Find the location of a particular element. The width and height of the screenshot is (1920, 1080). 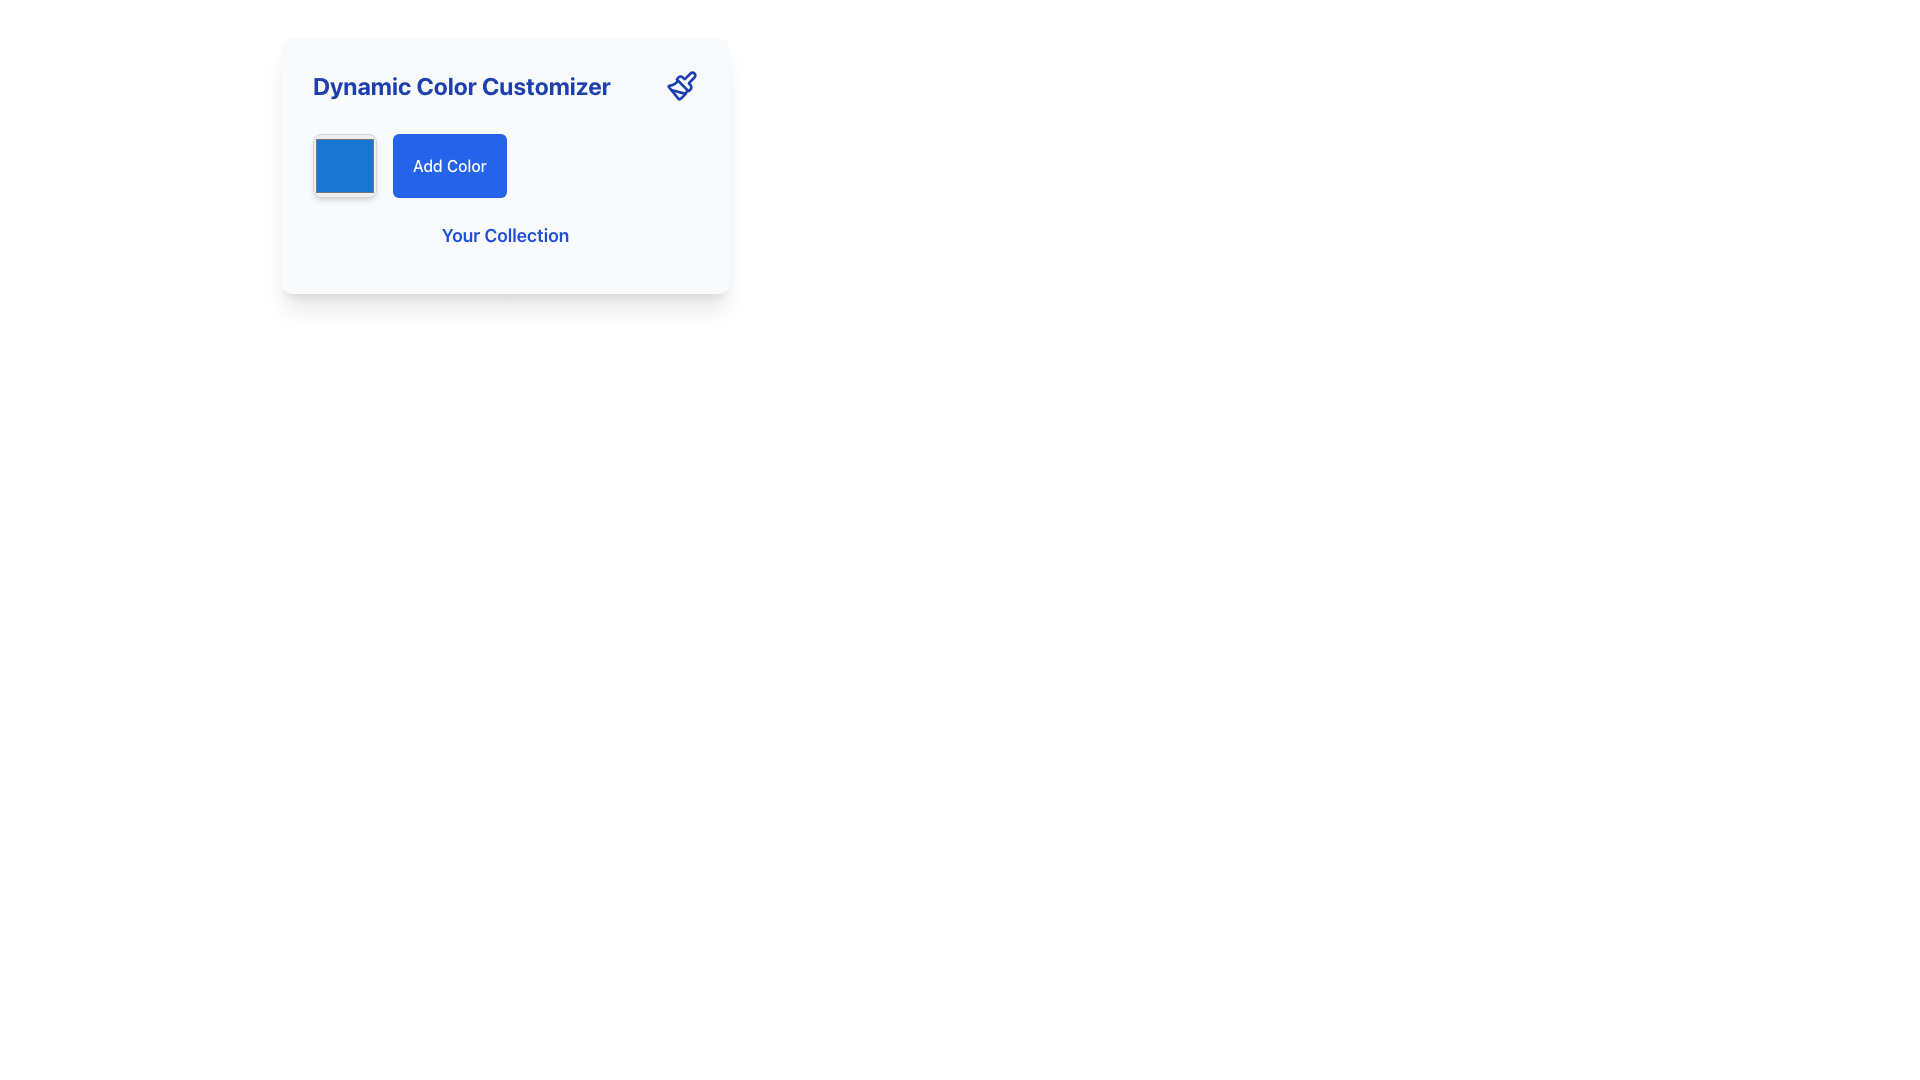

the Text label located in the lower portion of the panel, centered horizontally beneath the 'Add Color' button, which serves as a header for subsequent content is located at coordinates (505, 241).